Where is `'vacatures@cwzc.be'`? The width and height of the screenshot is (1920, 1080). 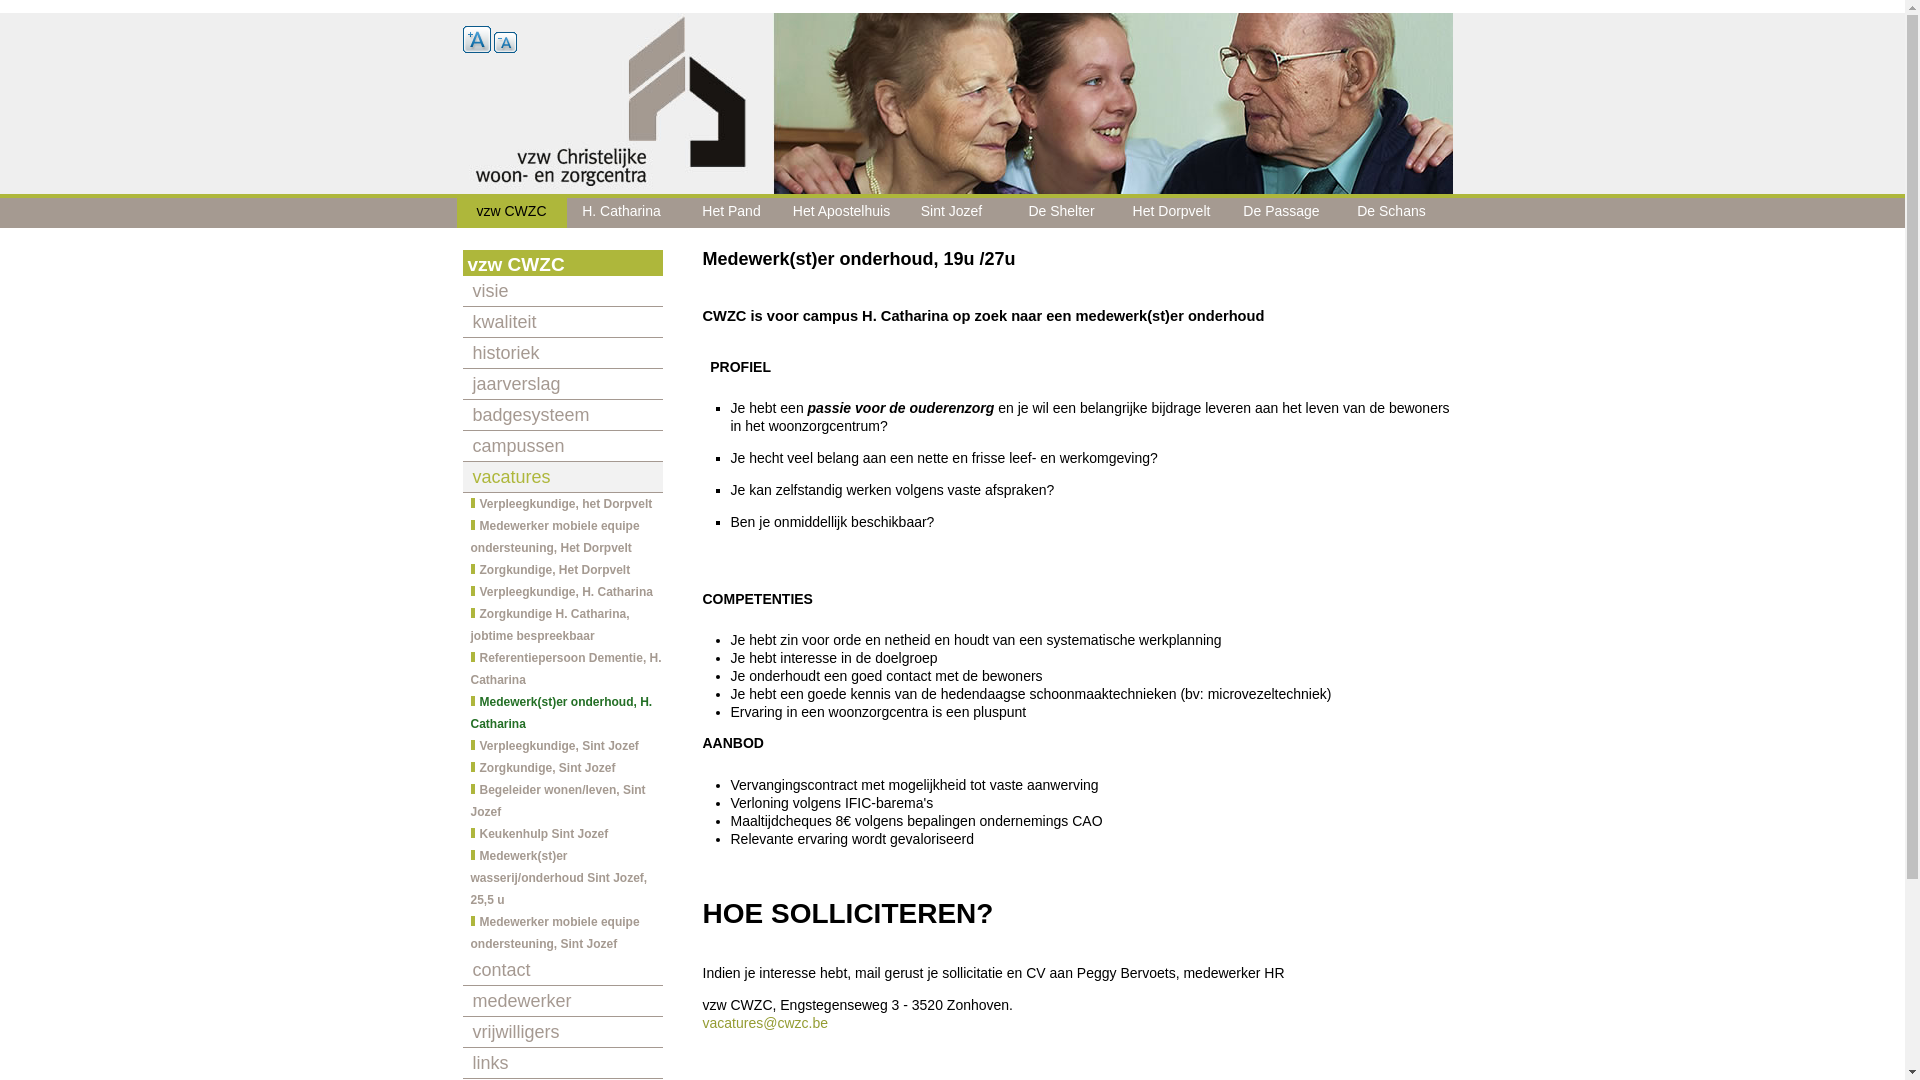
'vacatures@cwzc.be' is located at coordinates (763, 1022).